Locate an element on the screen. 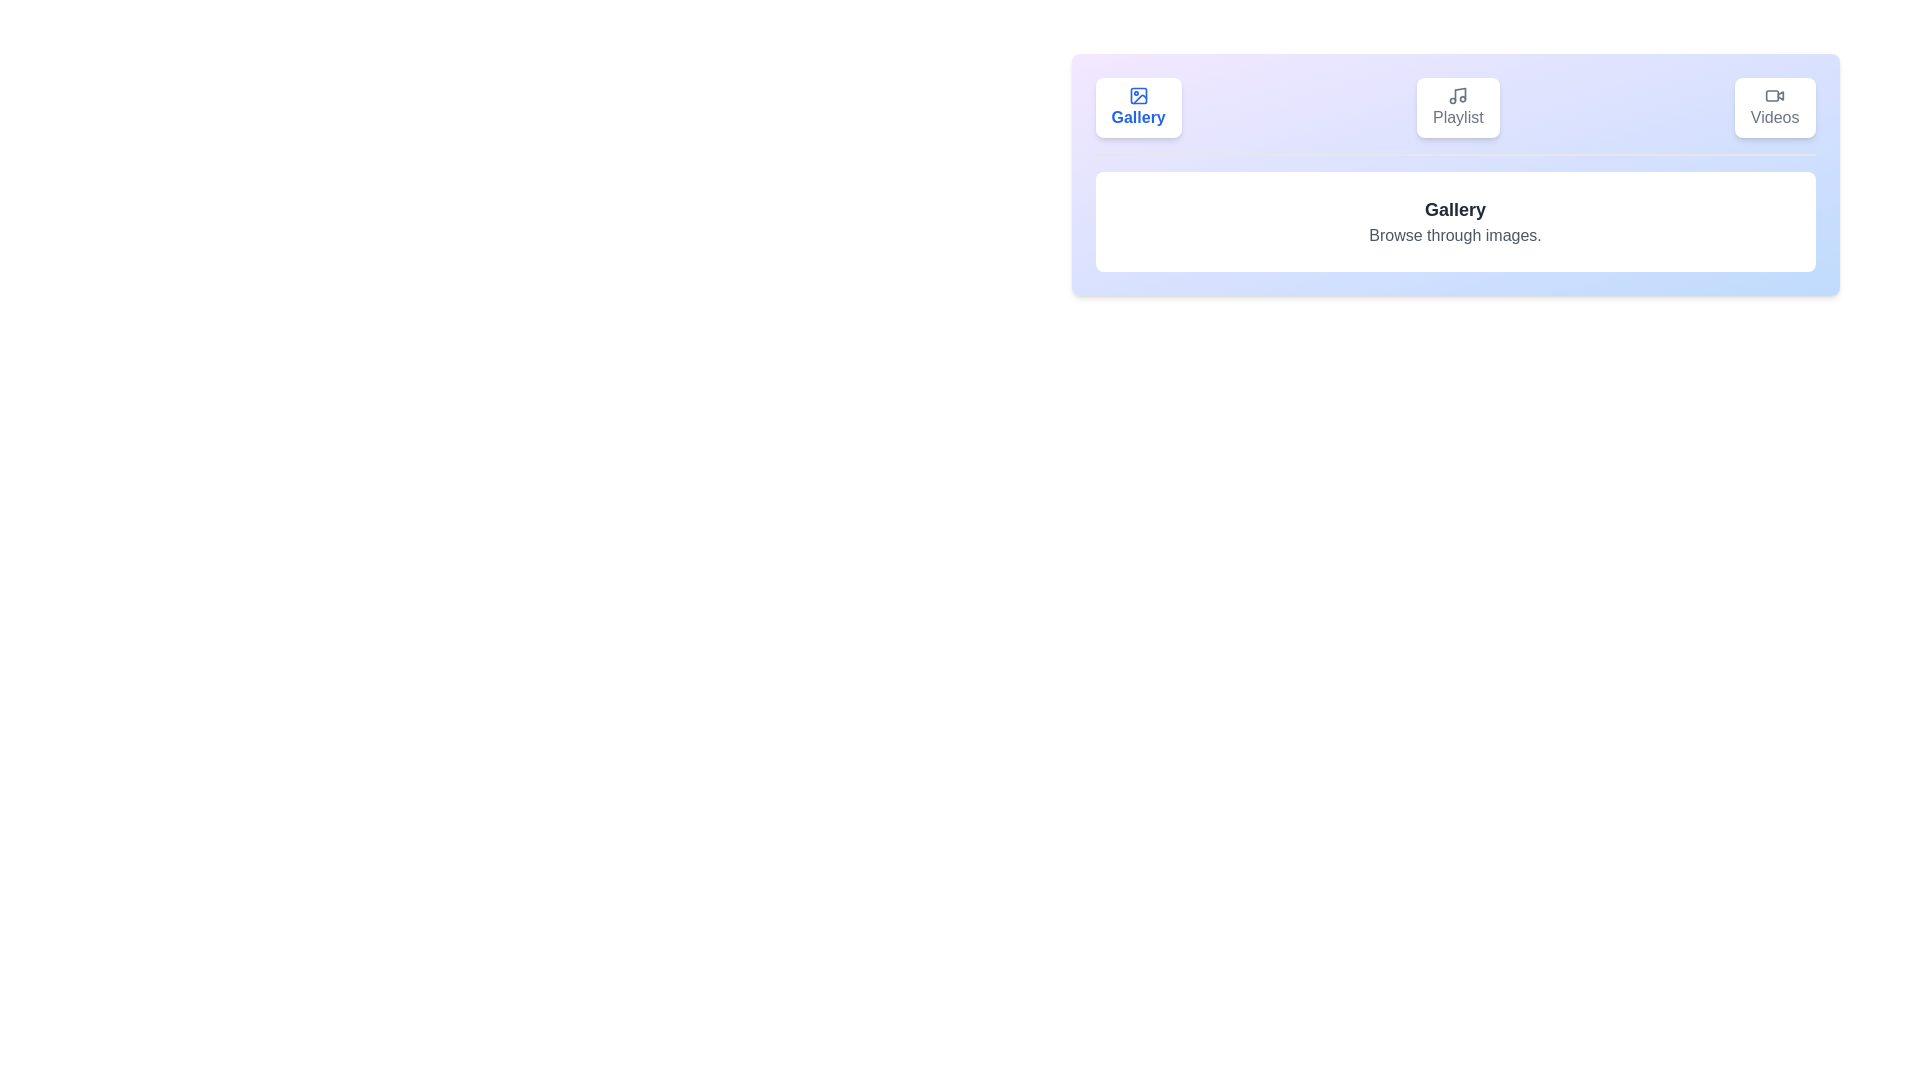 The image size is (1920, 1080). the Playlist tab by clicking on its button is located at coordinates (1458, 108).